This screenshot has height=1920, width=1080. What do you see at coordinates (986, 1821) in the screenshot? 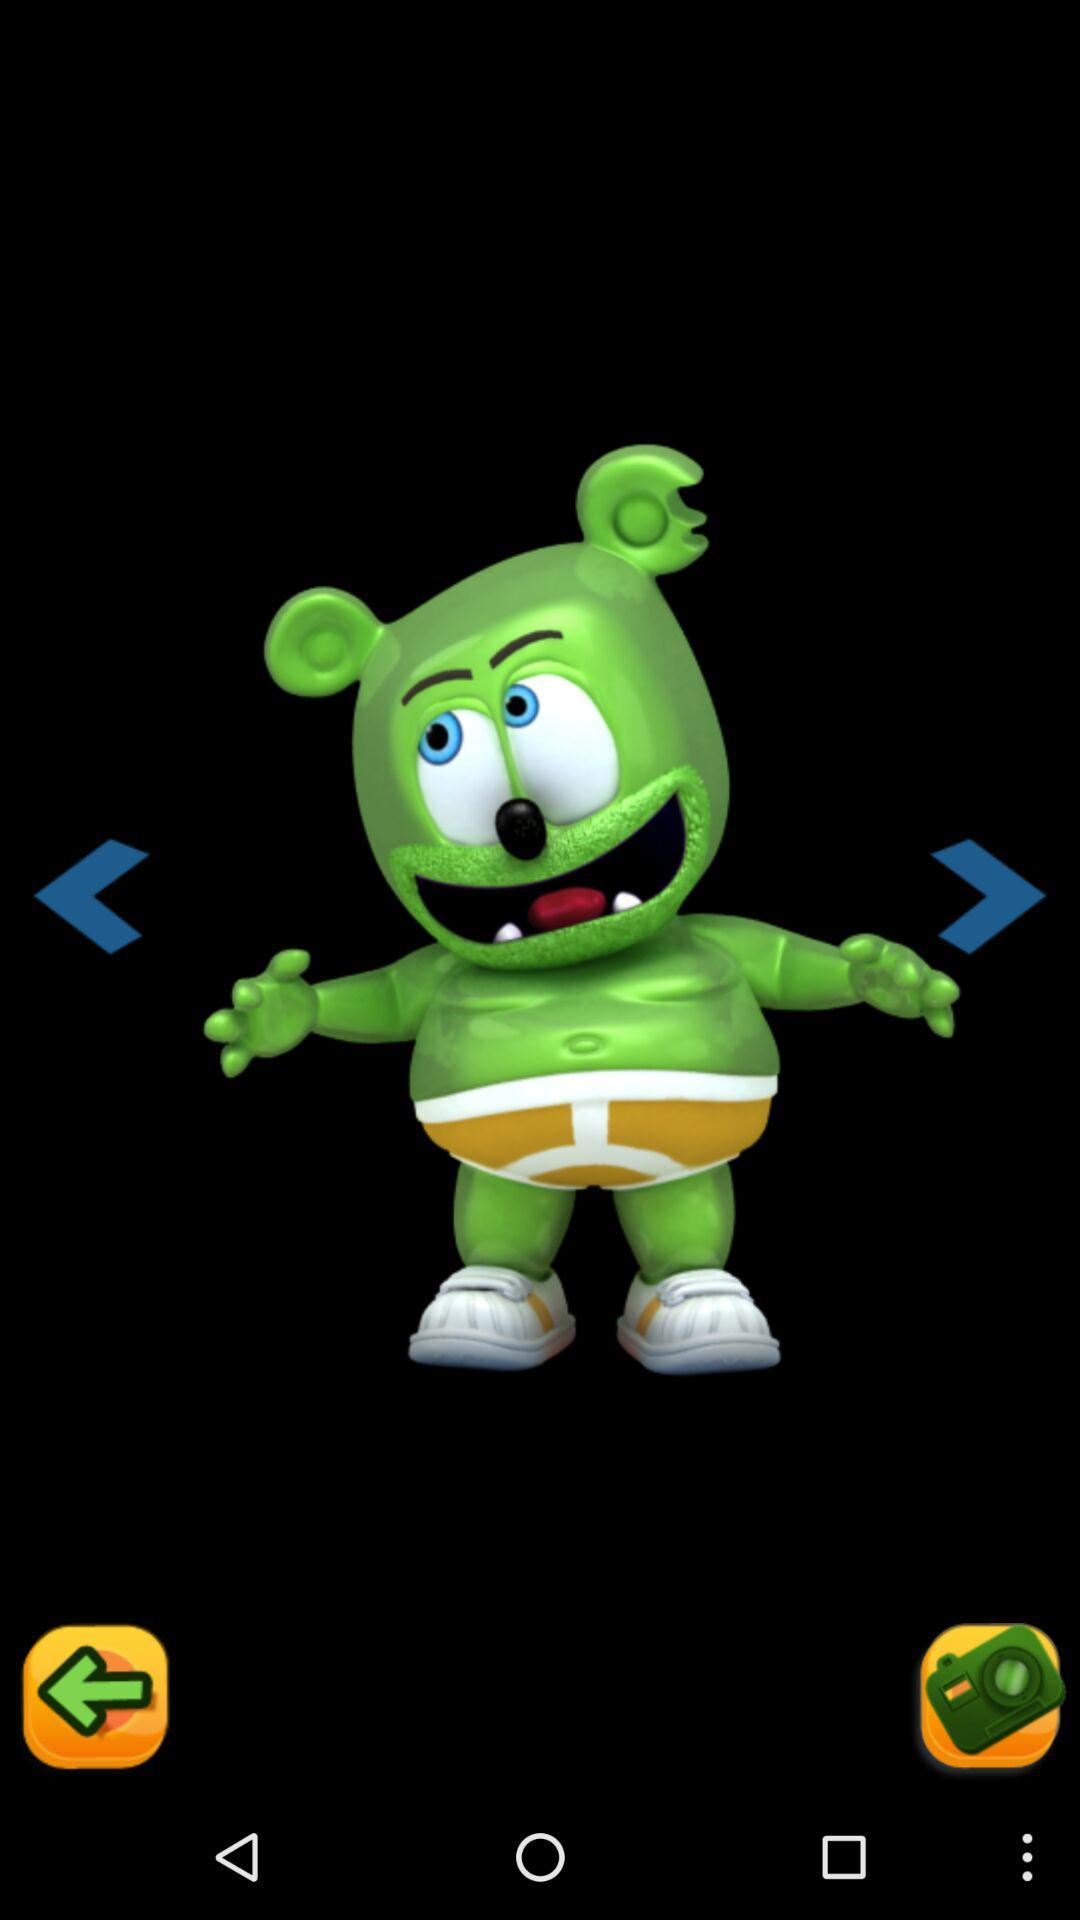
I see `the photo icon` at bounding box center [986, 1821].